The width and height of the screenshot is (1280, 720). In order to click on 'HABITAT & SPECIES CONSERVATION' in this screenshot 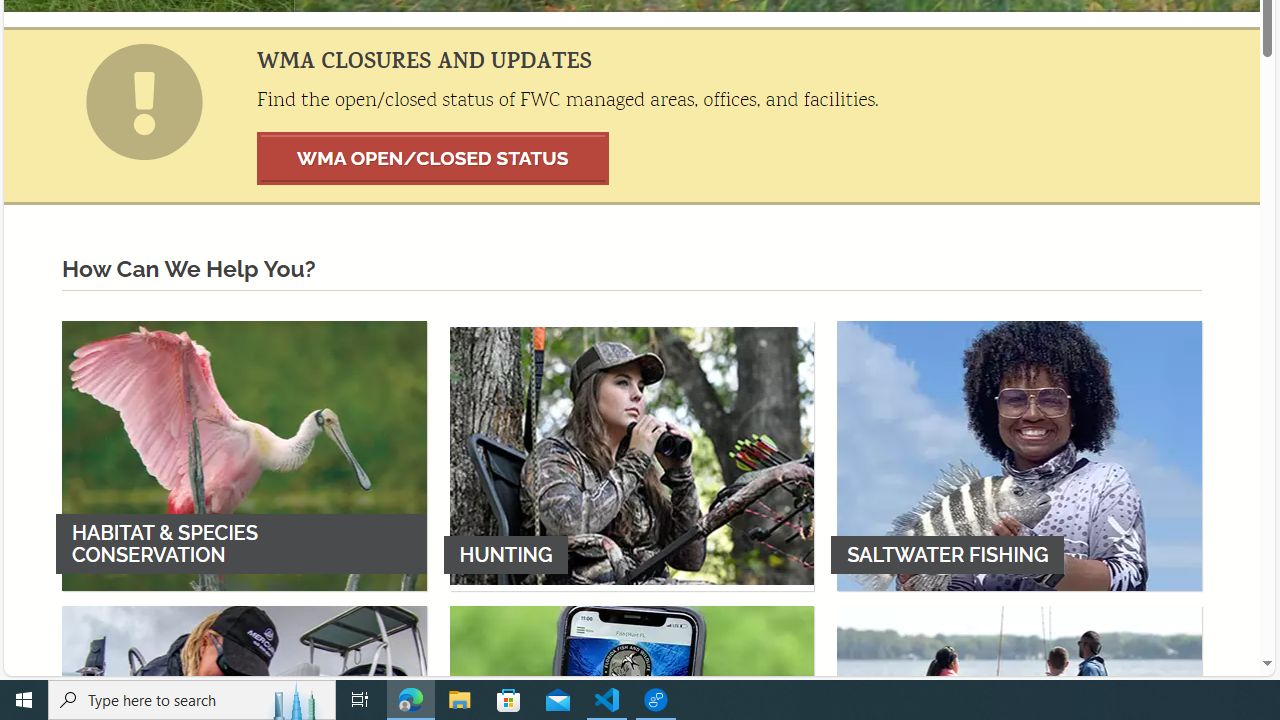, I will do `click(243, 455)`.